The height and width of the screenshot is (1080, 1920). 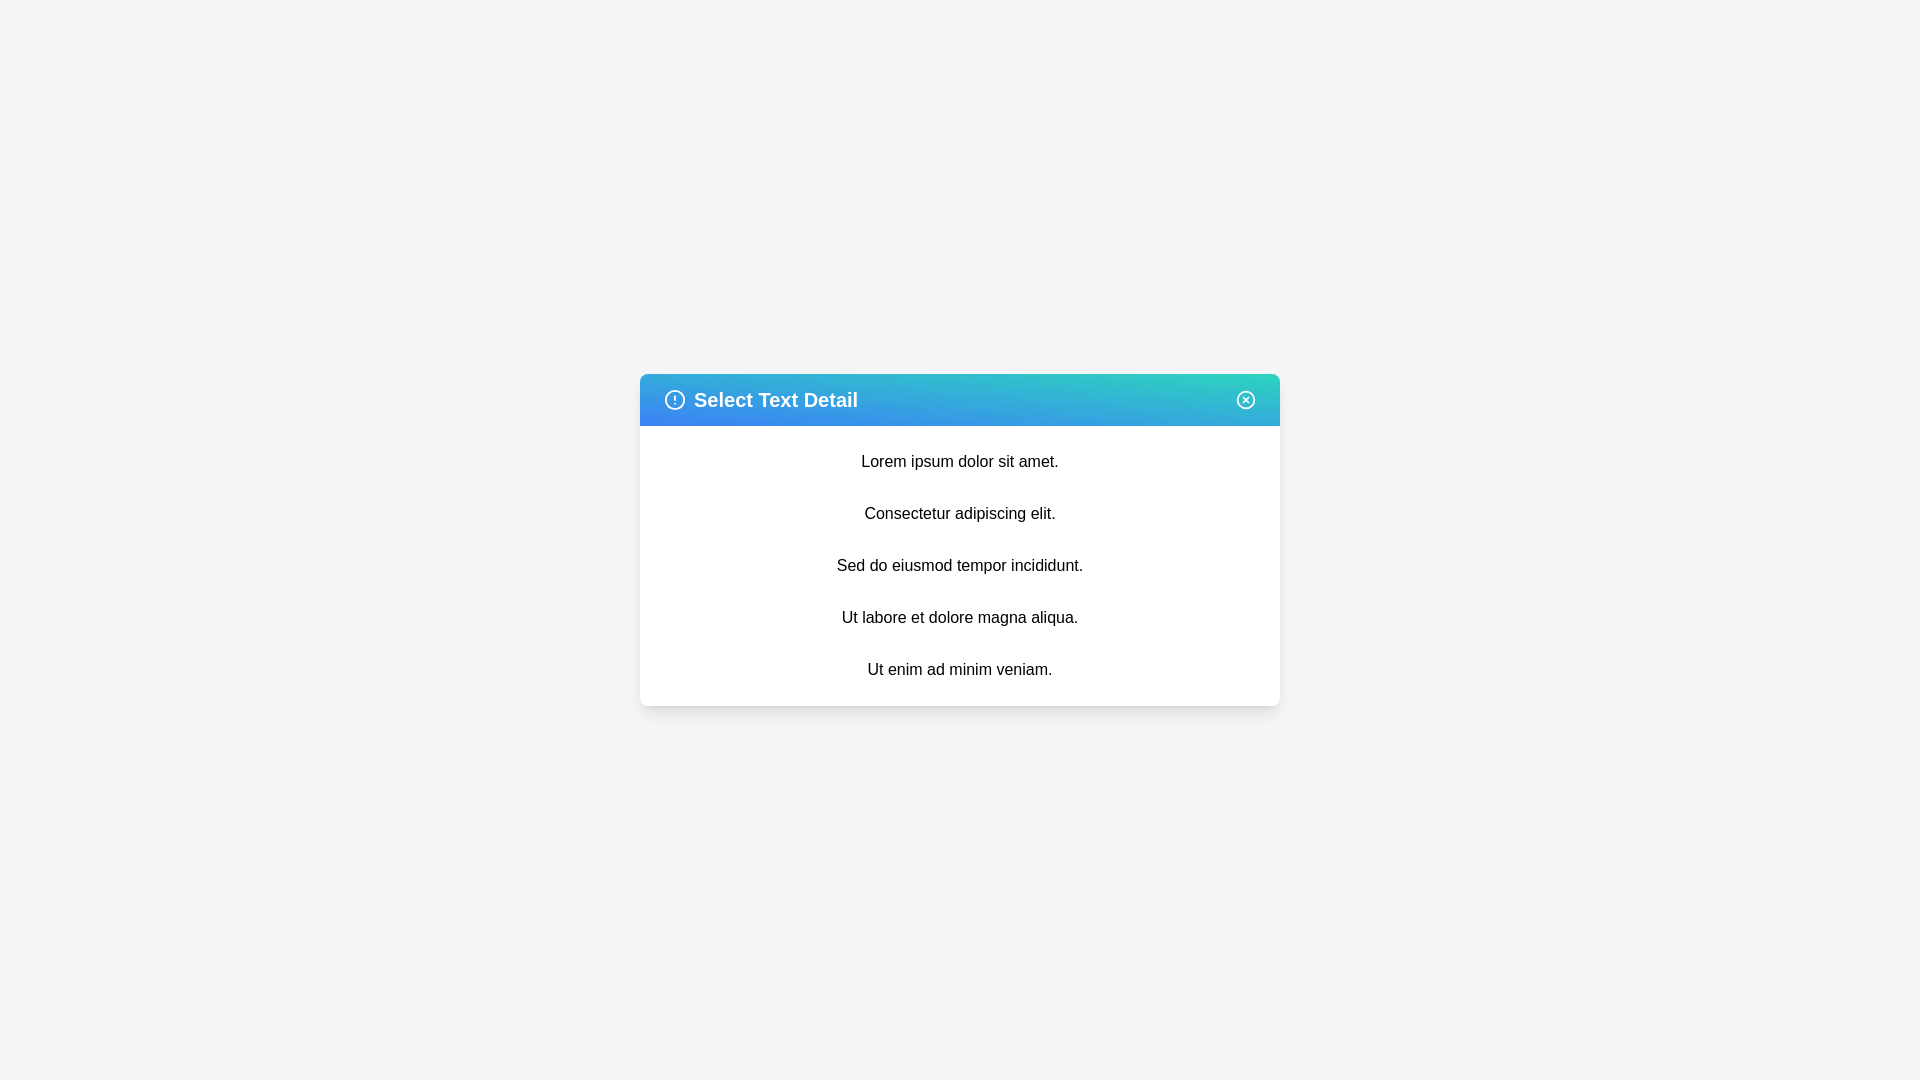 What do you see at coordinates (960, 462) in the screenshot?
I see `the text item 'Lorem ipsum dolor sit amet.' from the list` at bounding box center [960, 462].